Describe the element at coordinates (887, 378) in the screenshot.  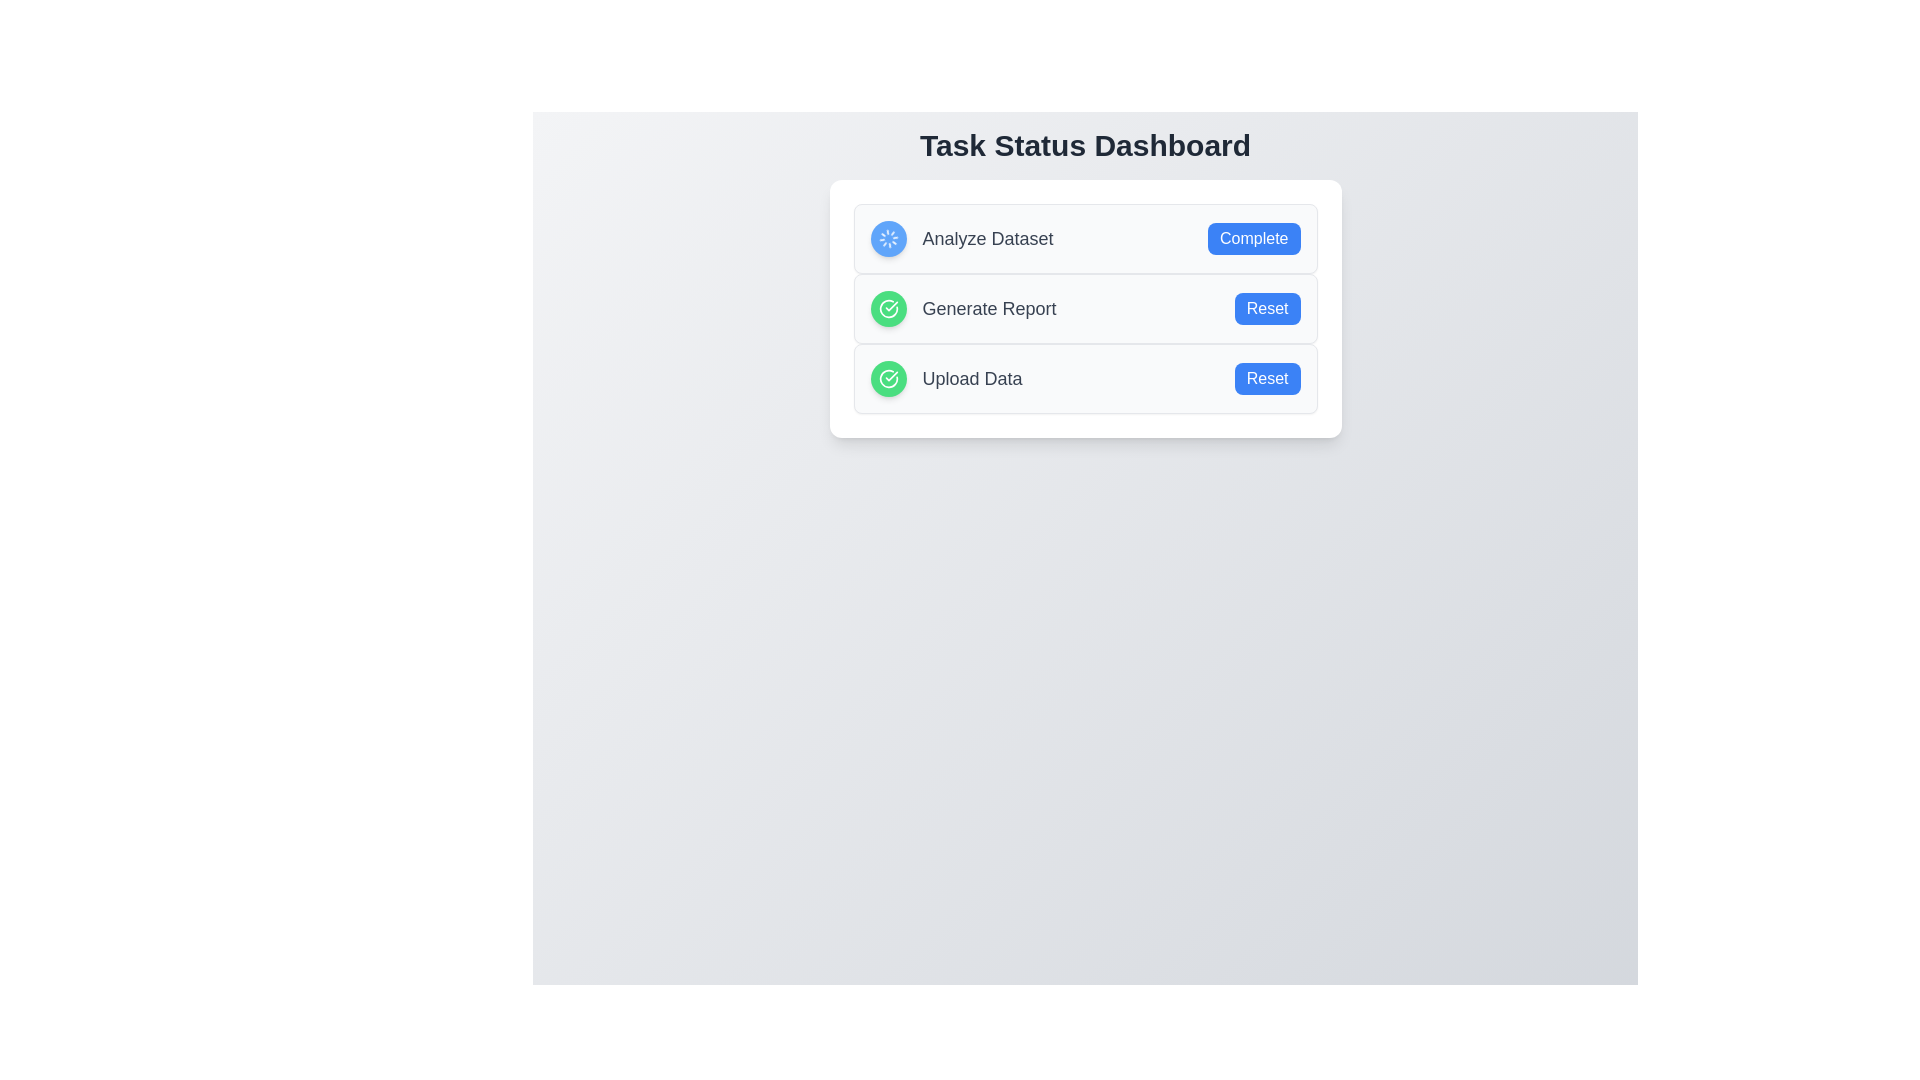
I see `the Decorative indicator that visually indicates the completion status of the 'Upload Data' task, which is located to the left of the 'Upload Data' text in the task status dashboard` at that location.